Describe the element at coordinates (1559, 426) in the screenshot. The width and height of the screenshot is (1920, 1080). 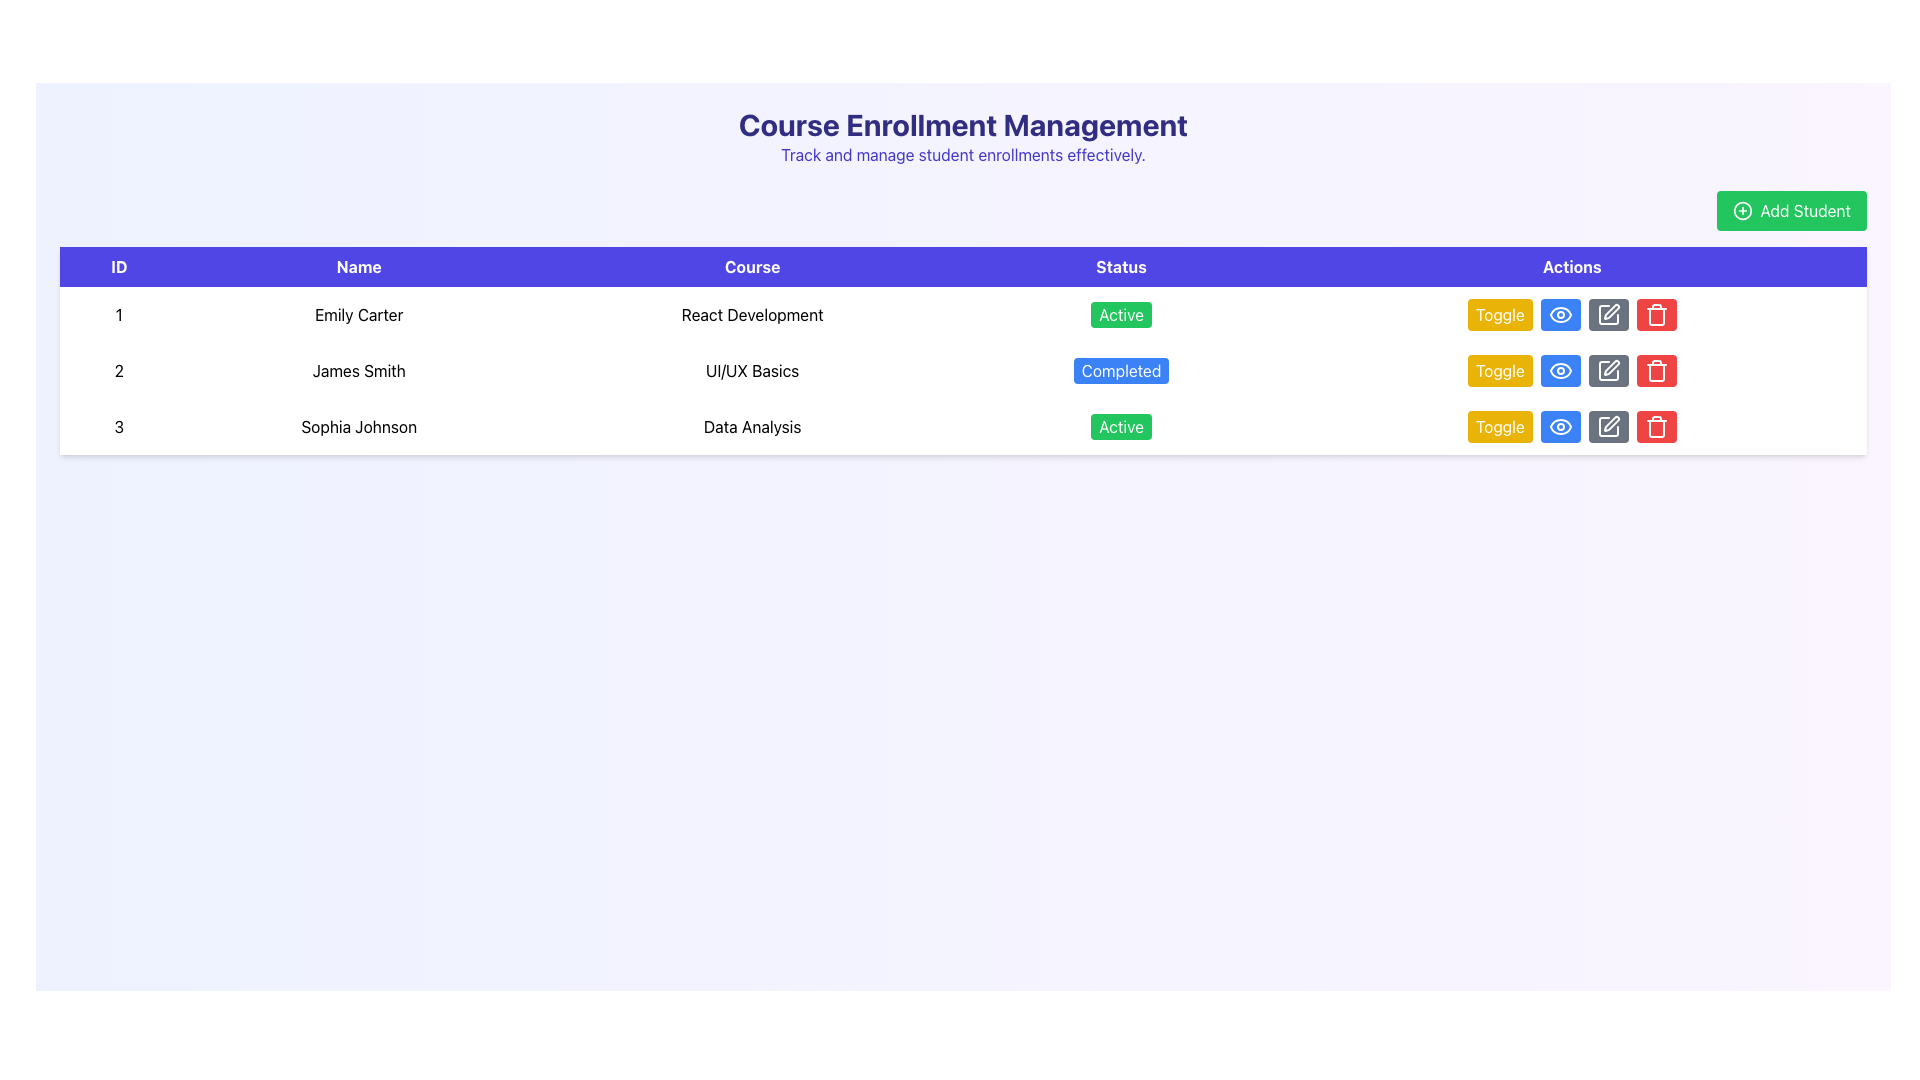
I see `the eye icon with a blue background located in the Actions column of the third row, between the toggle button and the edit icon` at that location.